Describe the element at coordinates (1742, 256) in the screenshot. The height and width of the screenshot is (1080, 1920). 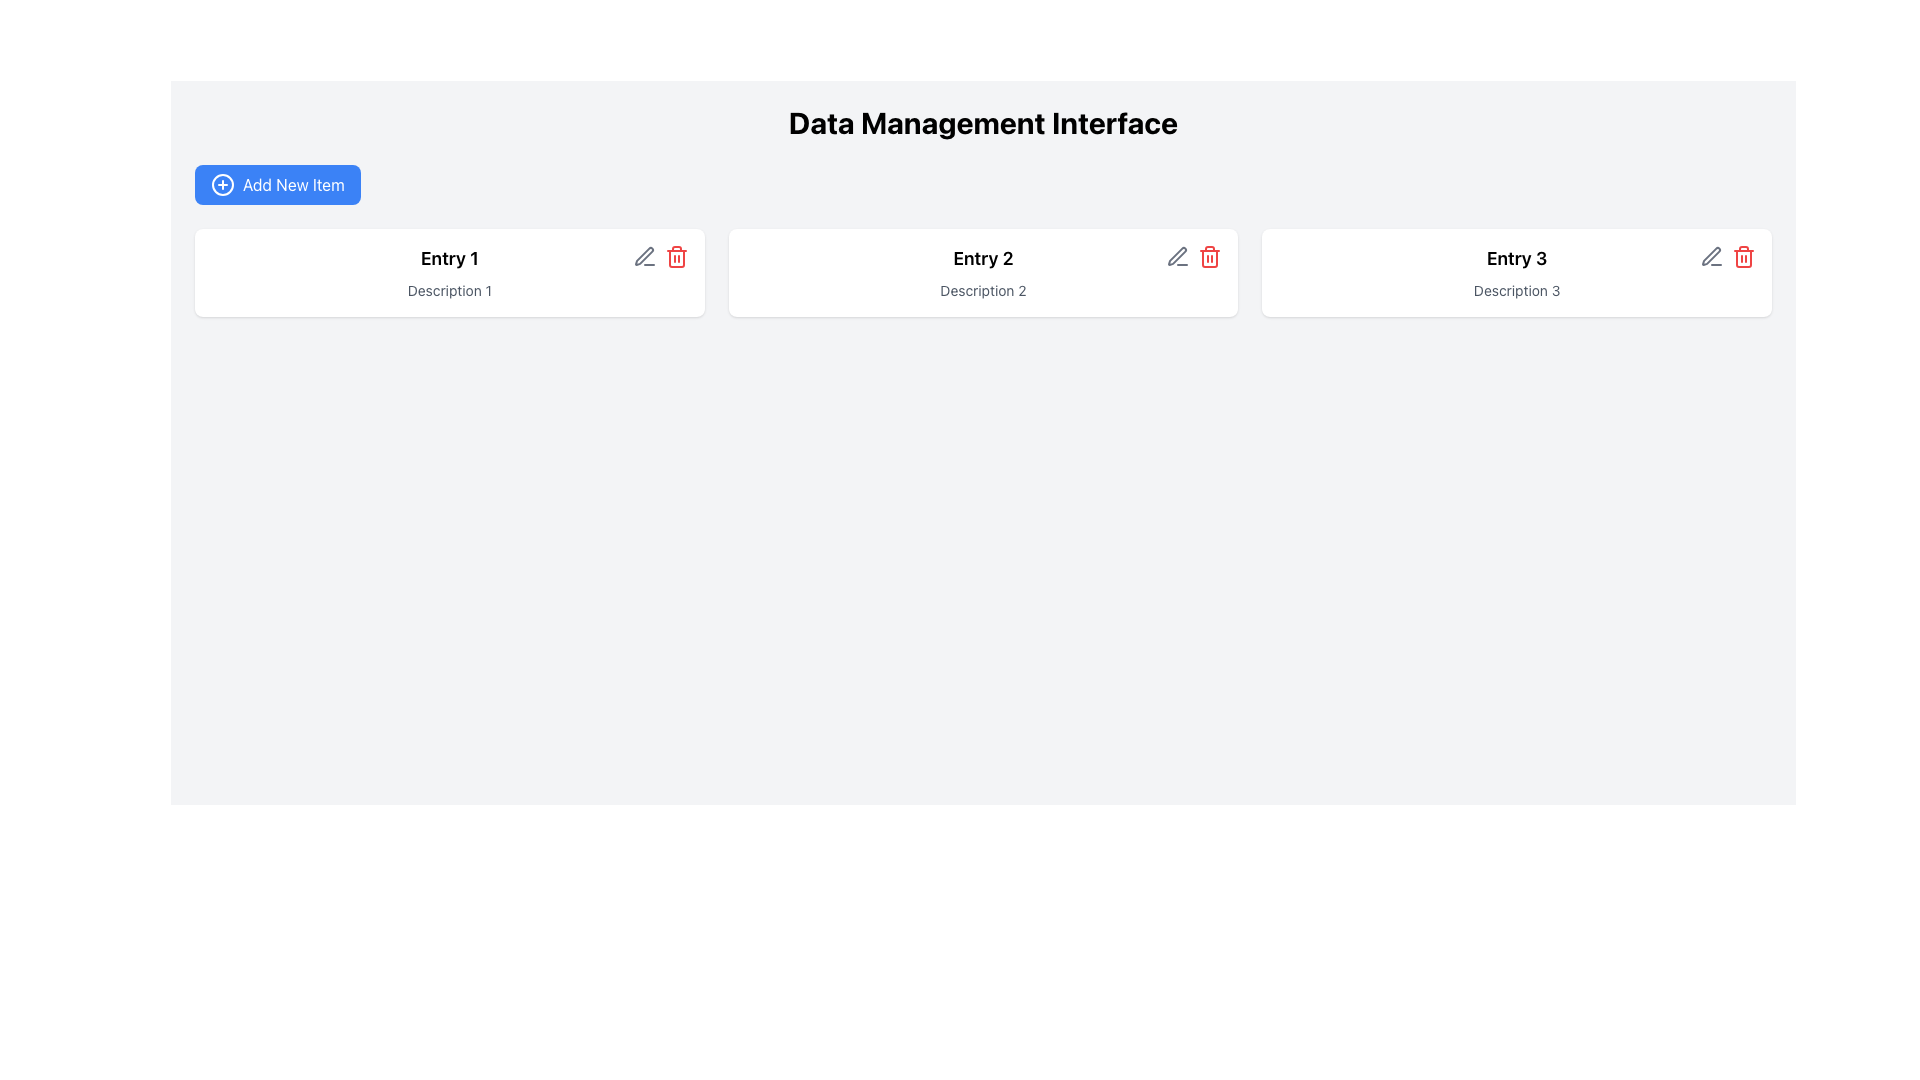
I see `the delete button located at the top-right corner of the card labeled 'Entry 3'` at that location.